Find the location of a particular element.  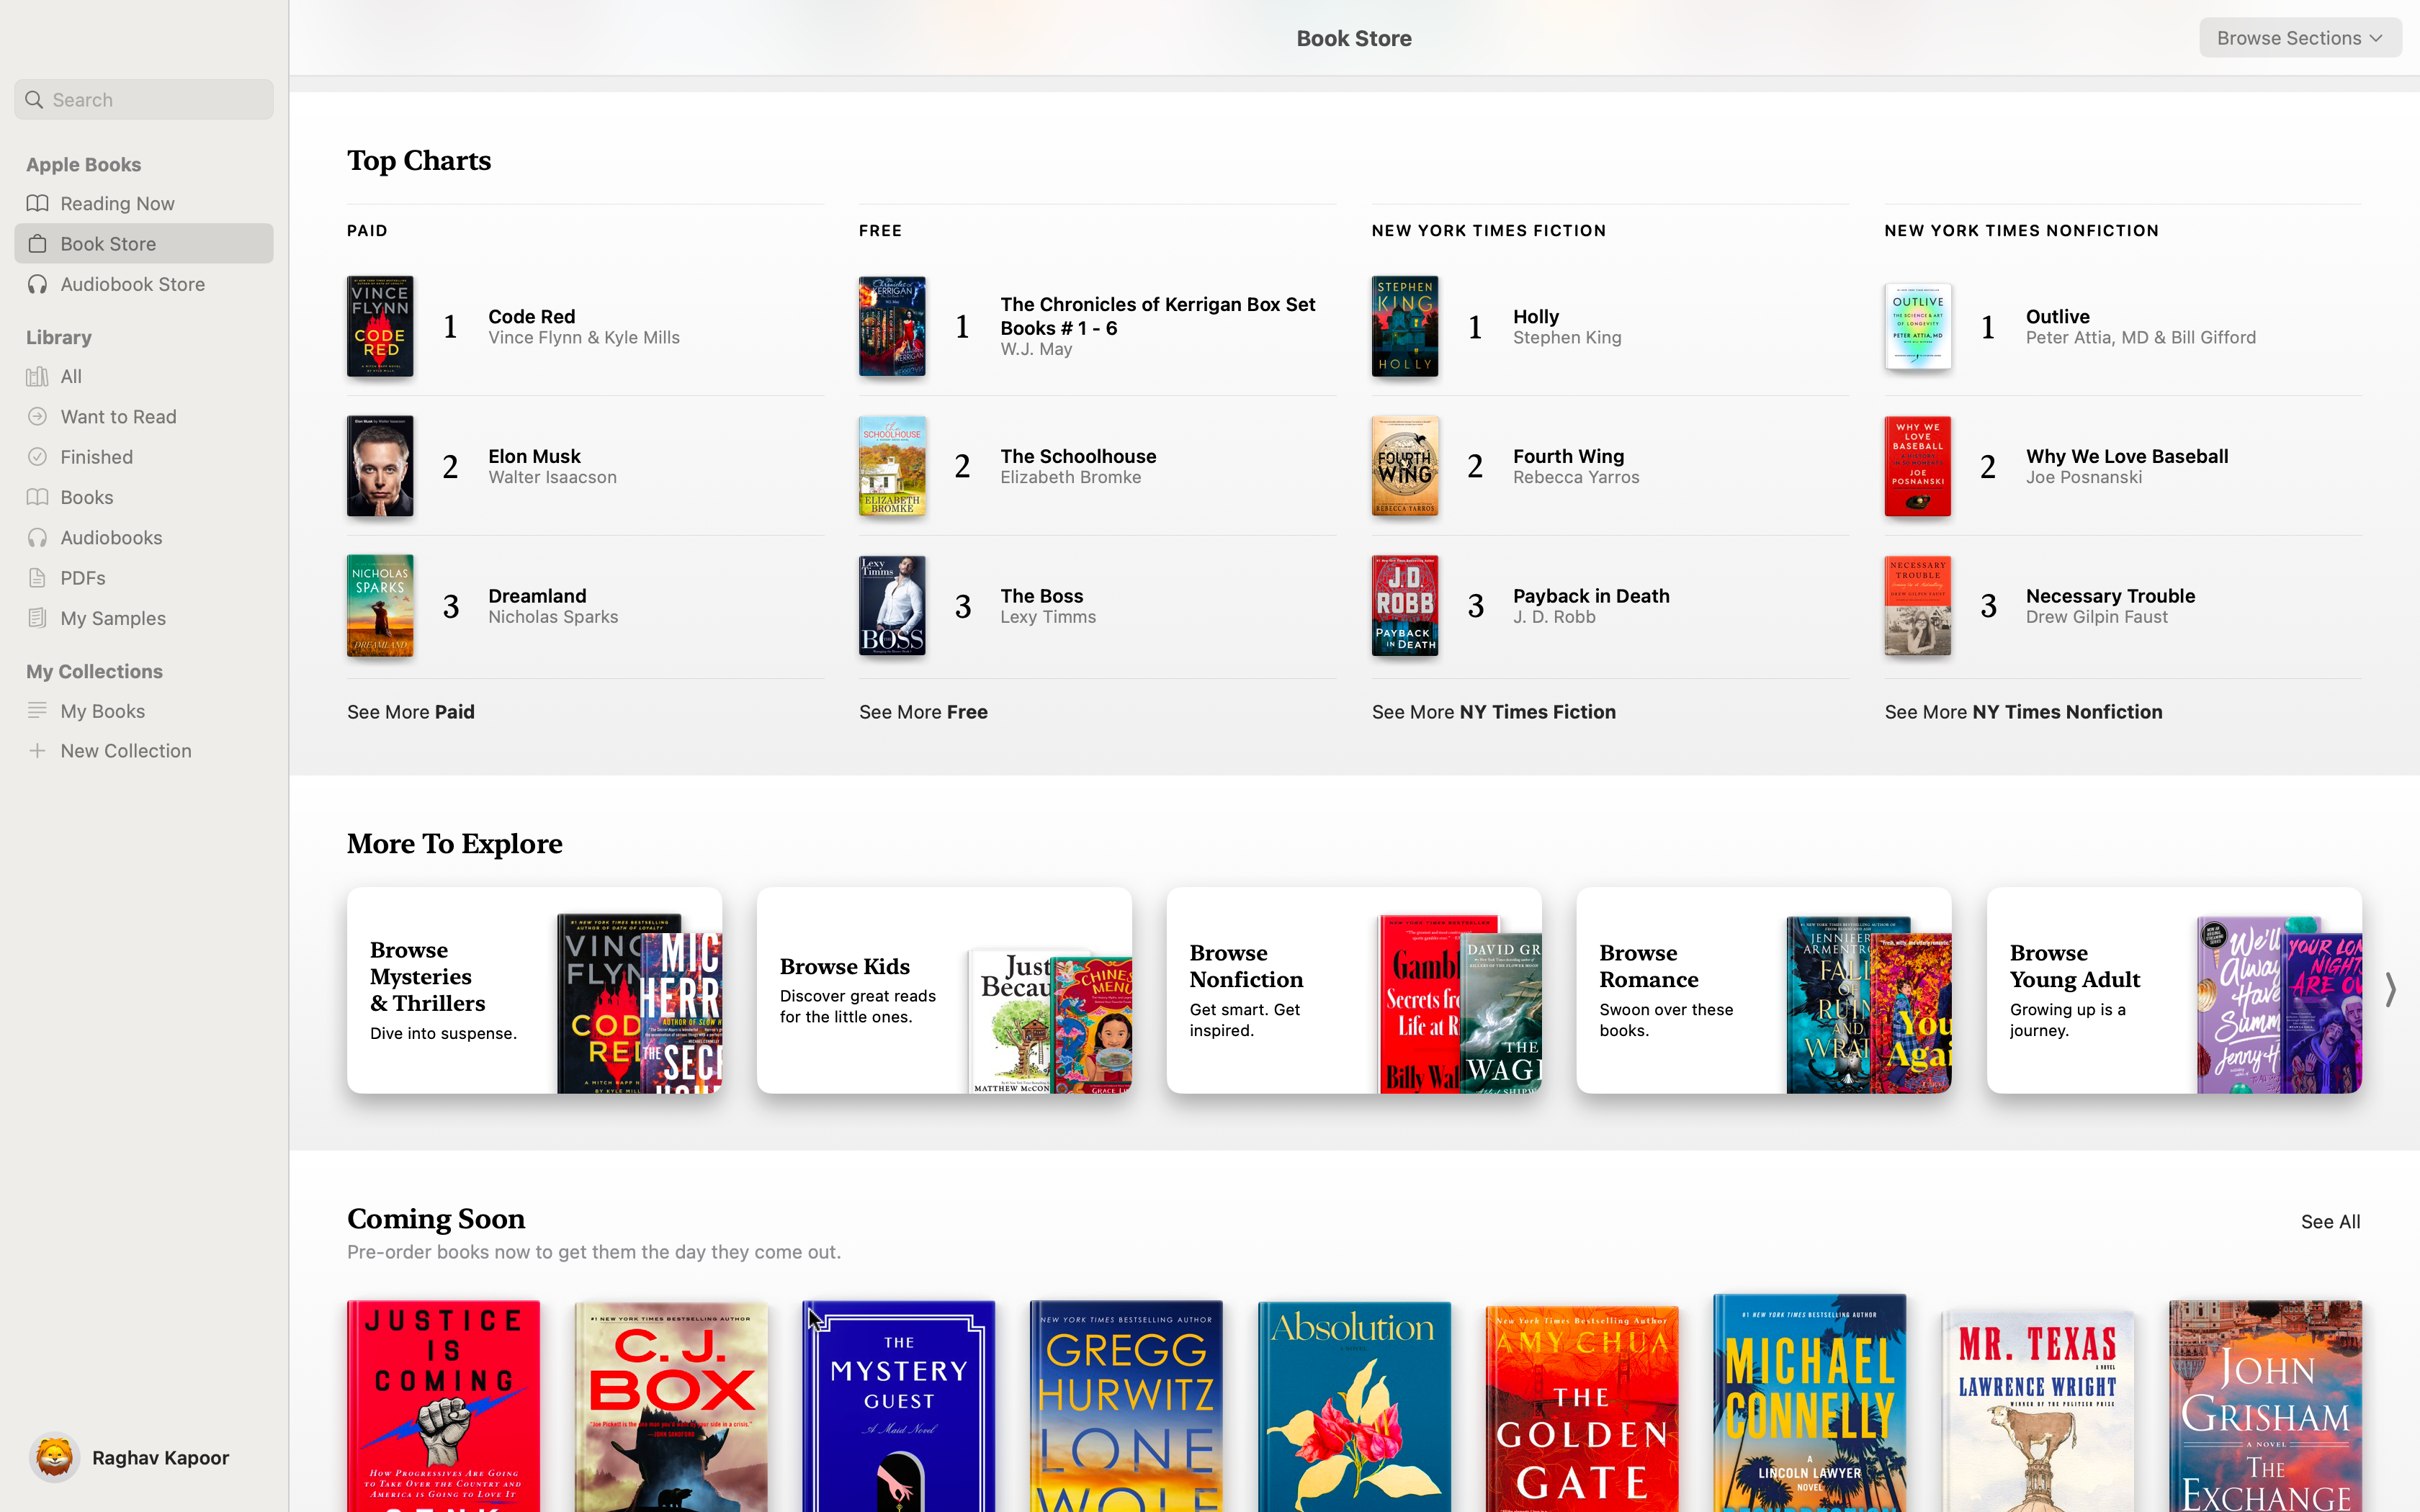

Explore and select Kids books in "More to Explore" section is located at coordinates (944, 991).